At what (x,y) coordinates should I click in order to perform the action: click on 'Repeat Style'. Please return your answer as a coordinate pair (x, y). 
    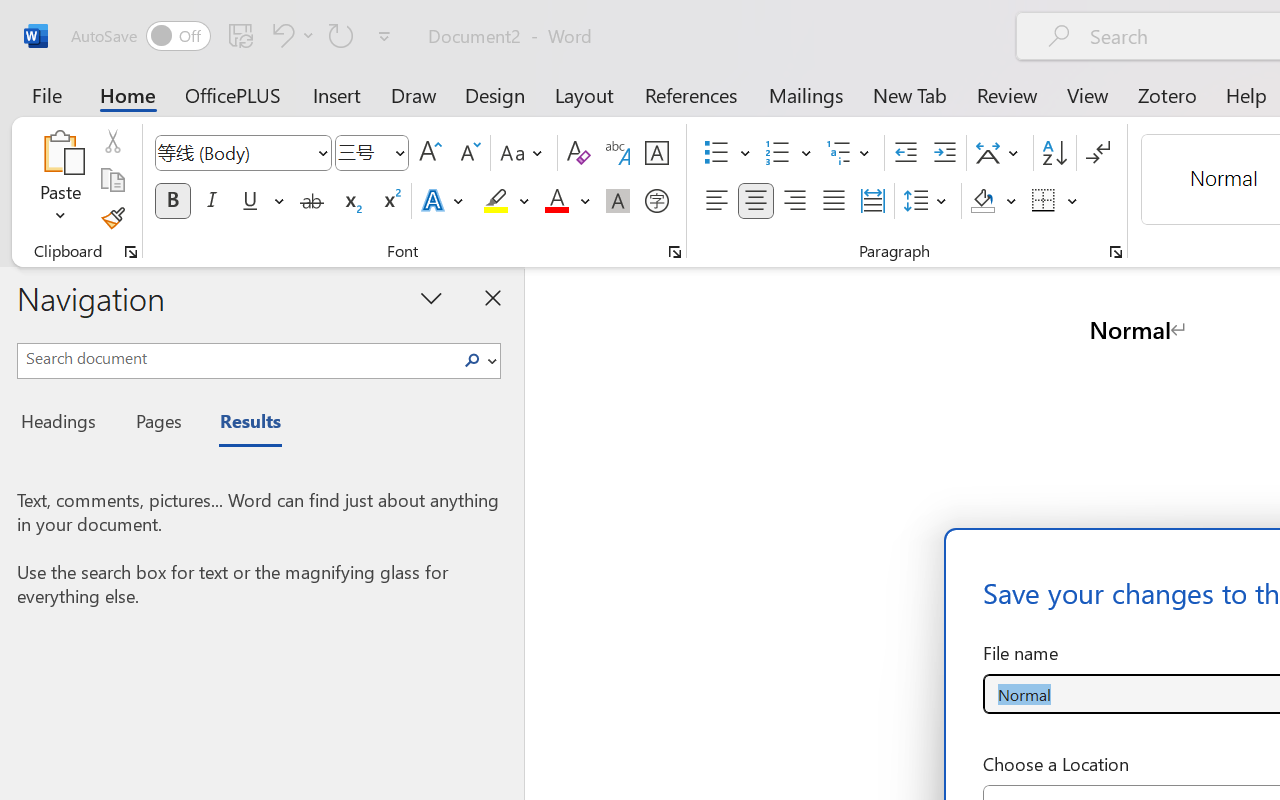
    Looking at the image, I should click on (341, 34).